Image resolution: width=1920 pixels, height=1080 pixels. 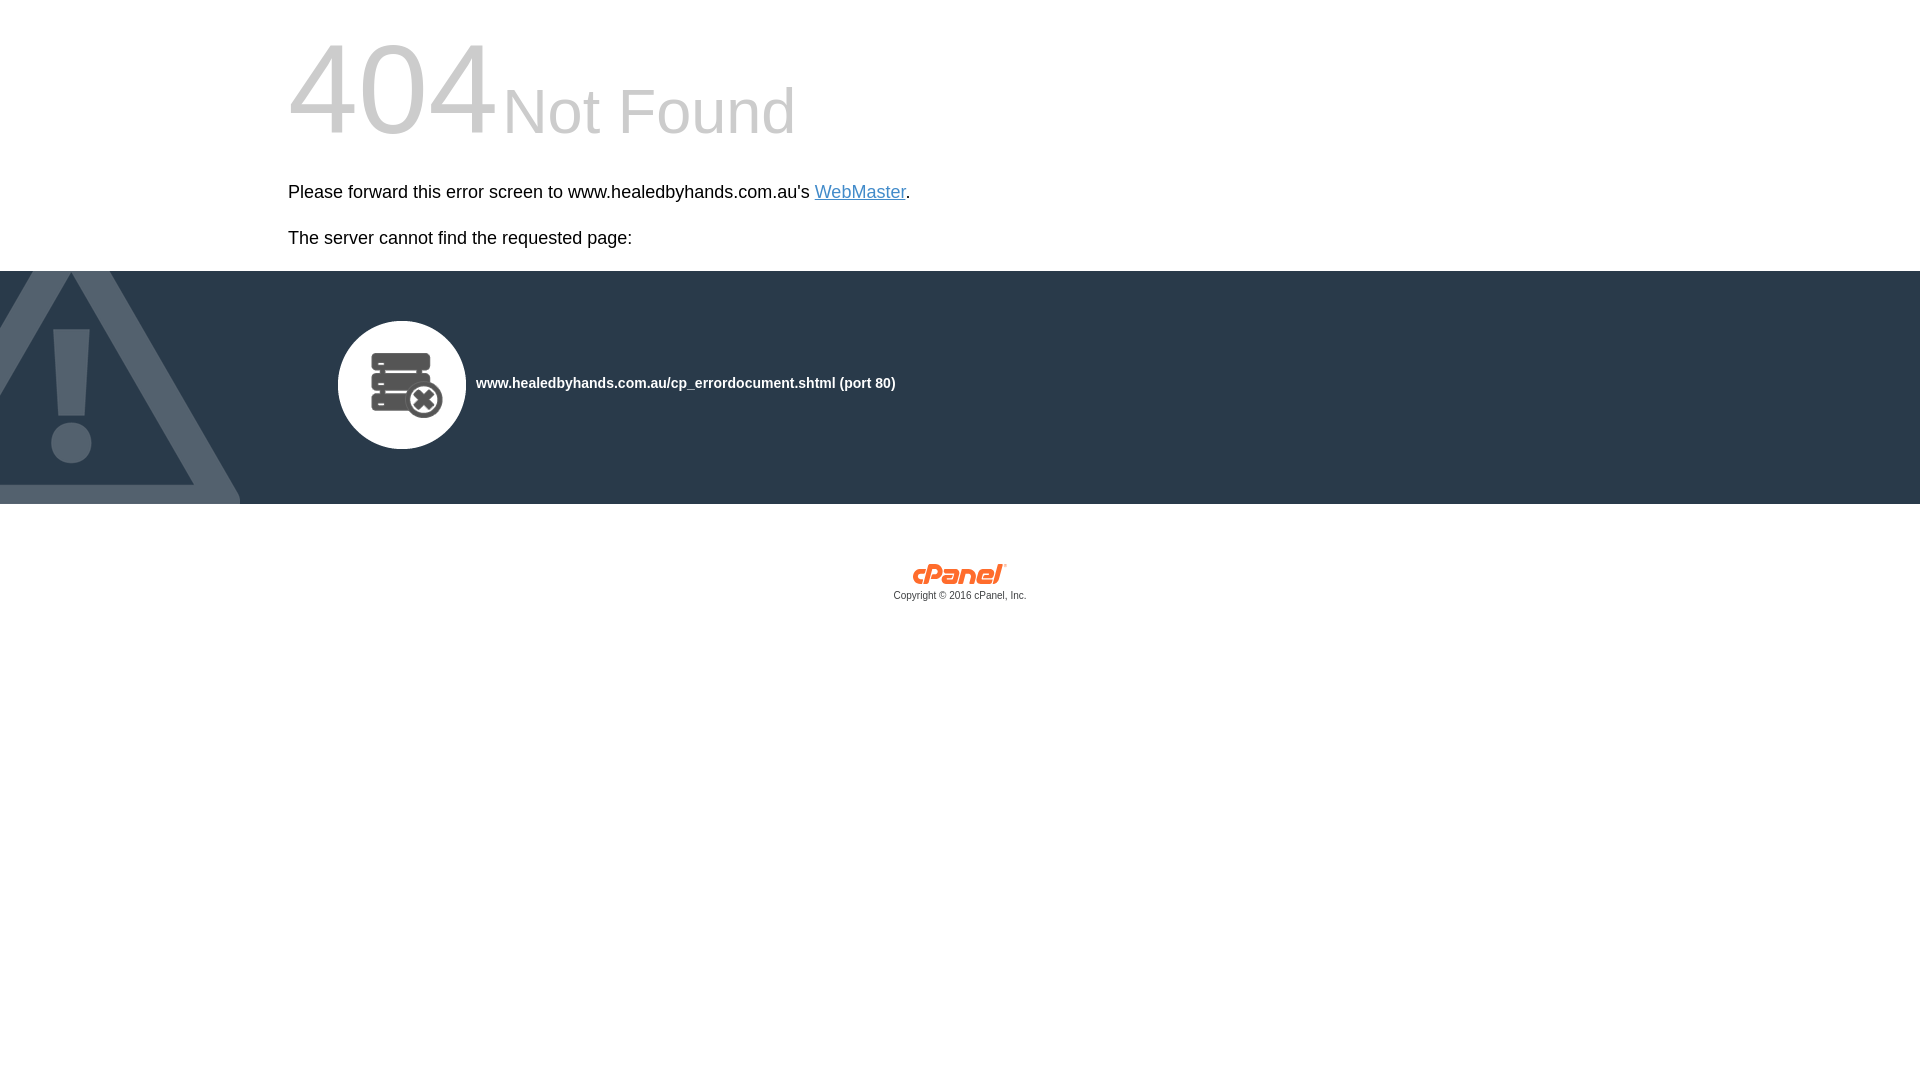 I want to click on 'WebMaster', so click(x=860, y=192).